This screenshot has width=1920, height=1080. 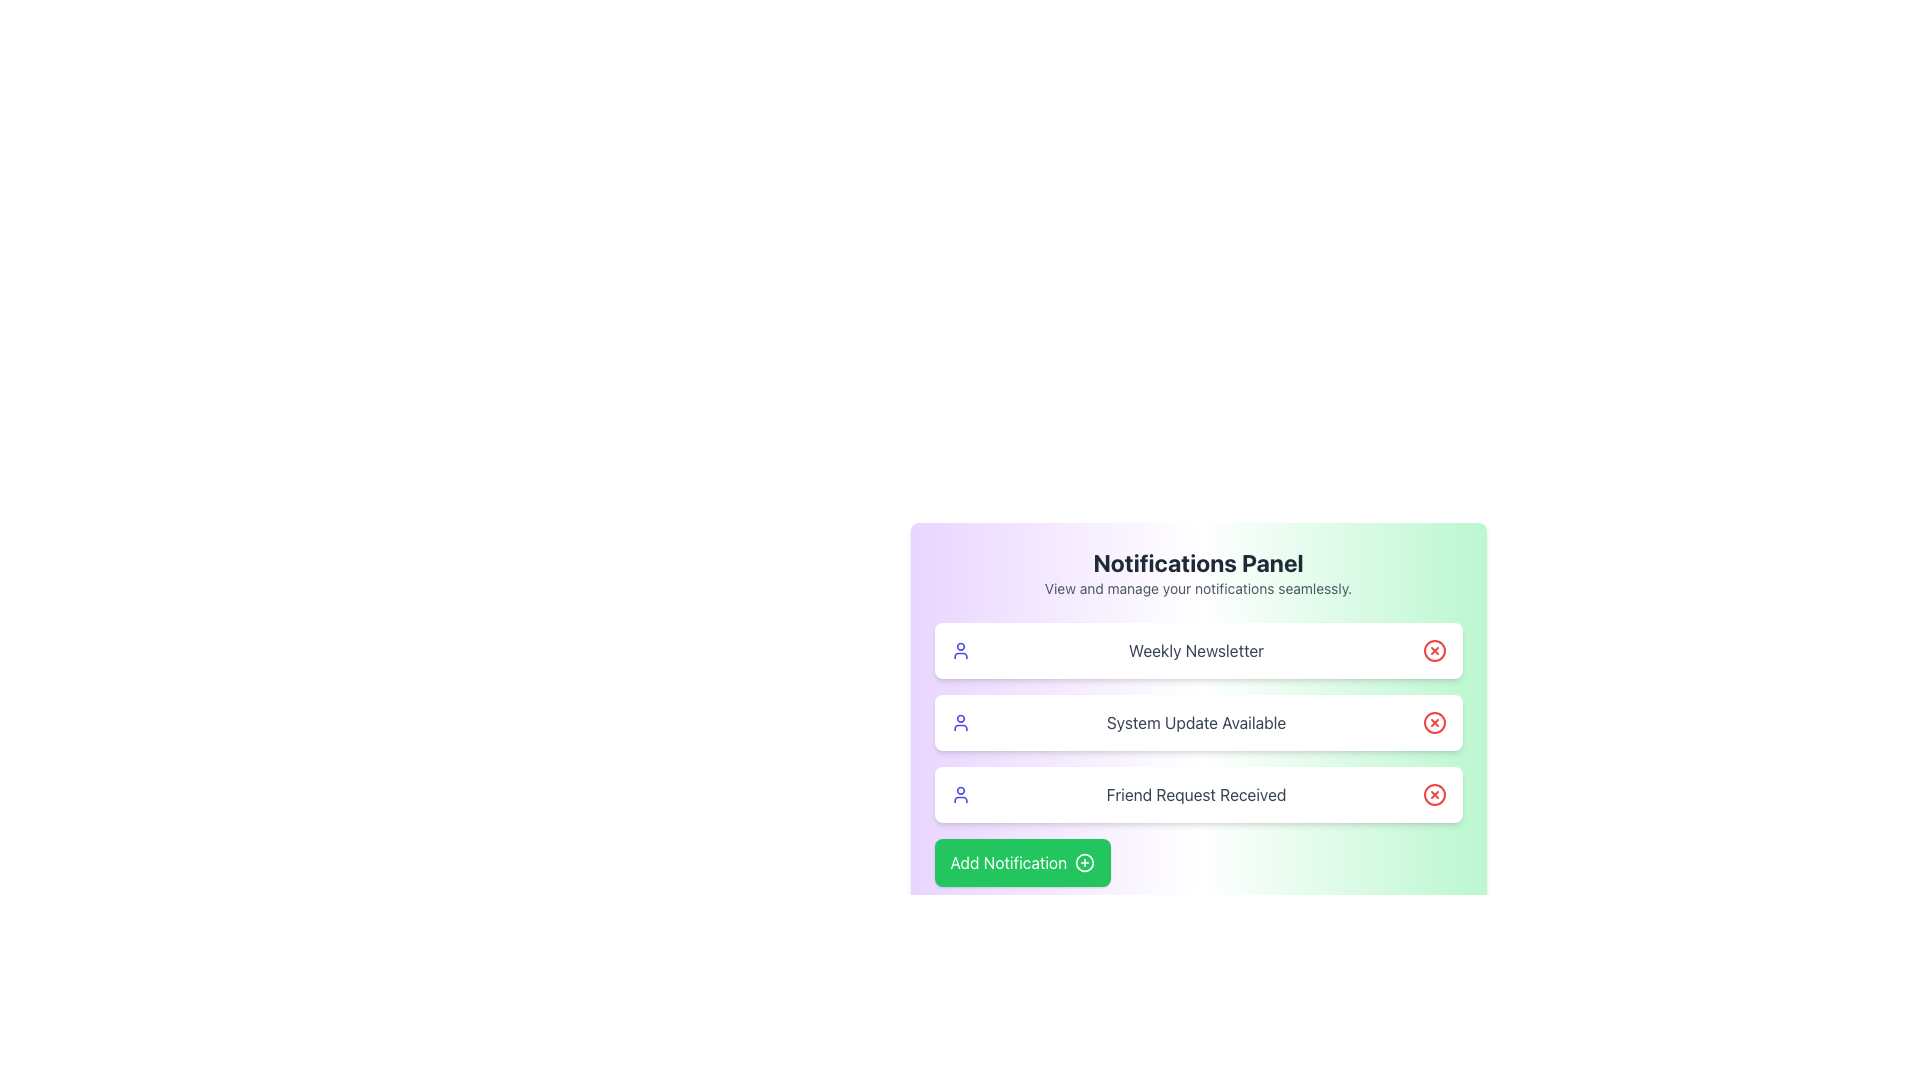 What do you see at coordinates (1198, 563) in the screenshot?
I see `the Header text in the notification panel, which serves as the title and provides context for the panel` at bounding box center [1198, 563].